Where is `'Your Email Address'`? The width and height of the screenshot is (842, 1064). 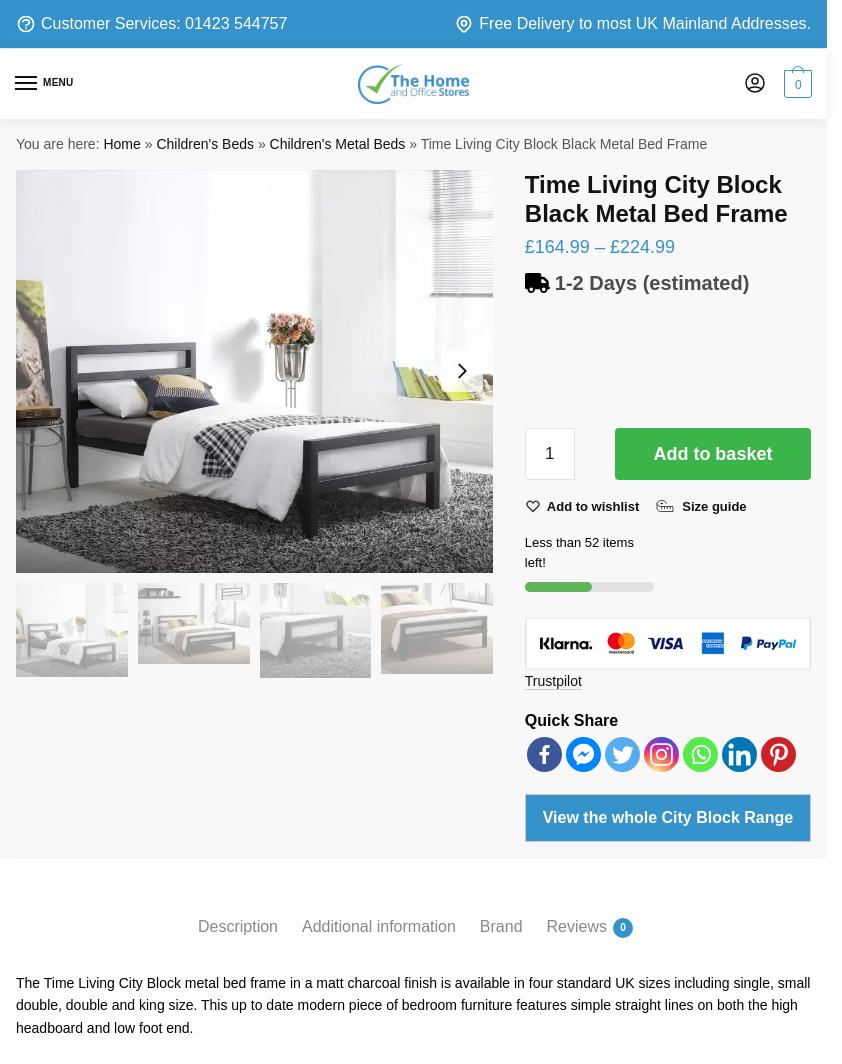 'Your Email Address' is located at coordinates (196, 214).